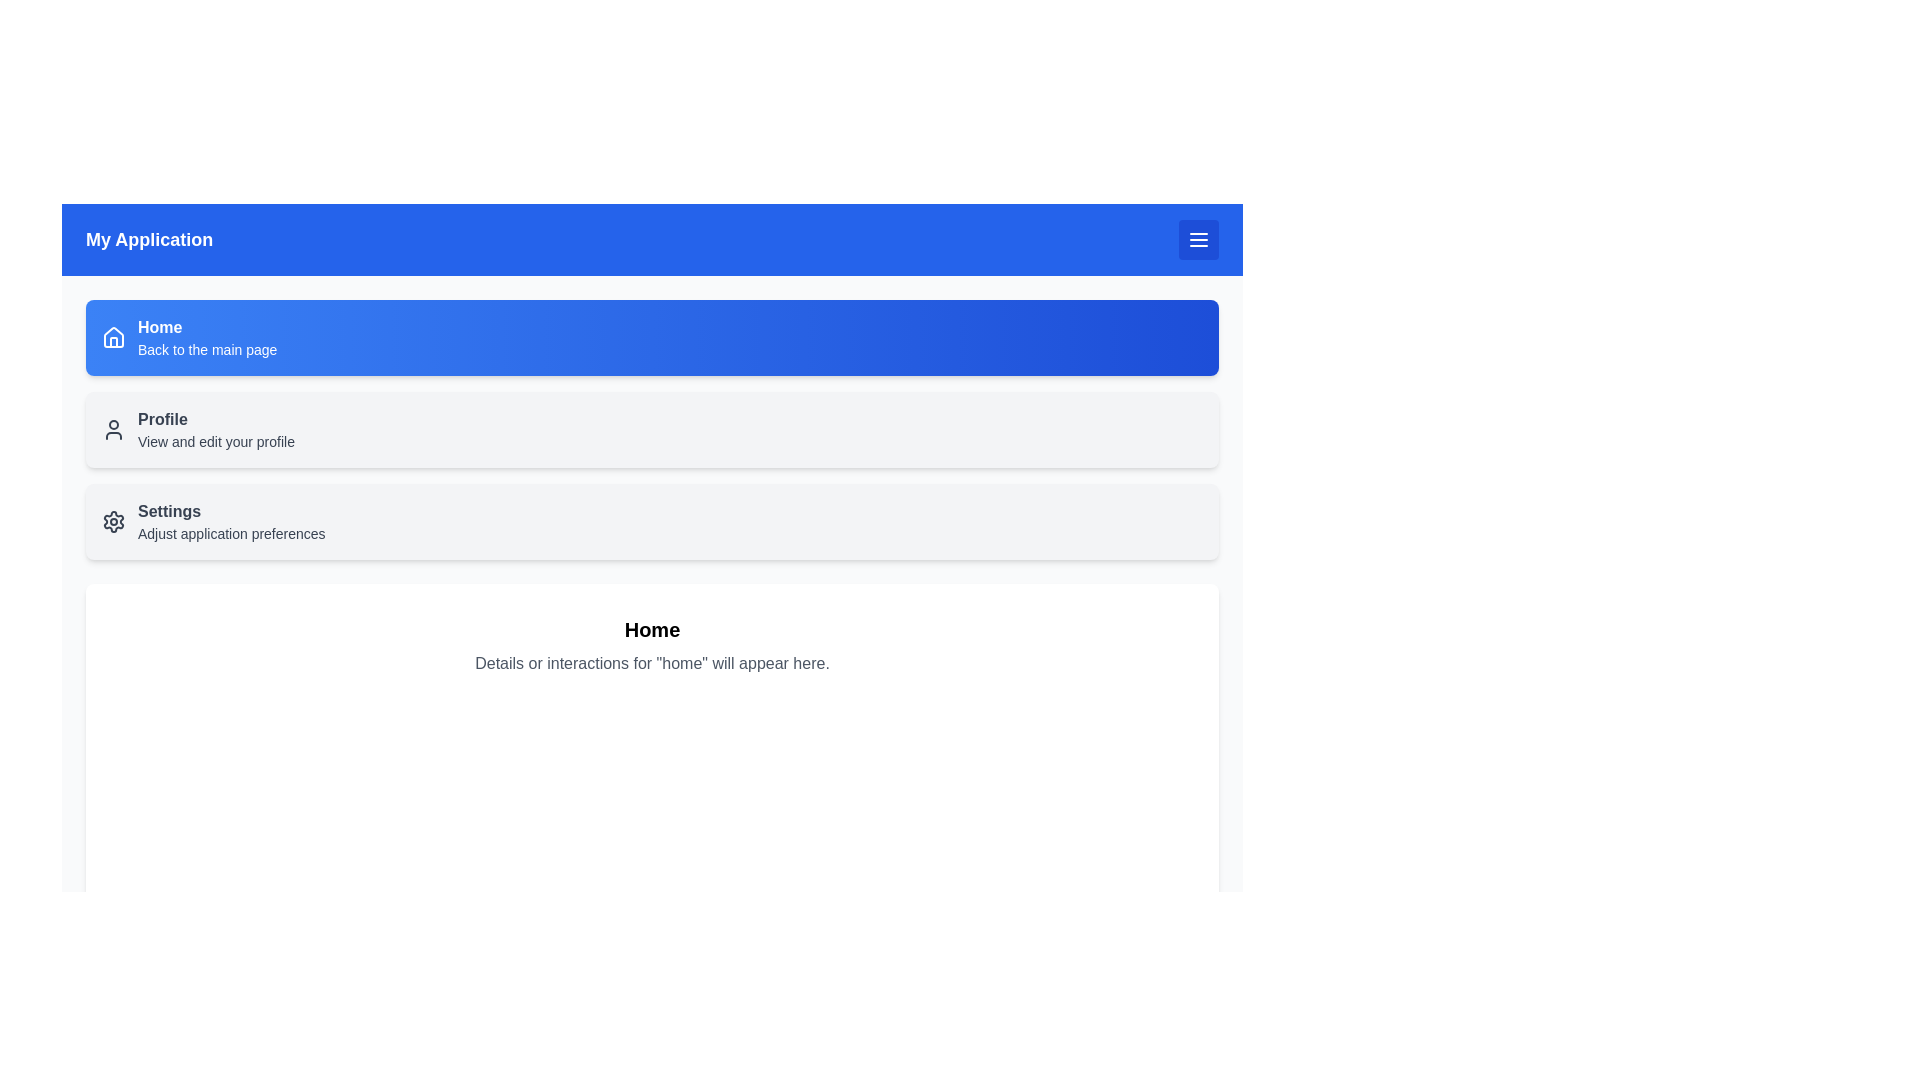  Describe the element at coordinates (207, 349) in the screenshot. I see `the informational text that reads 'Back to the main page', which is positioned below the 'Home' label in the navigation panel` at that location.